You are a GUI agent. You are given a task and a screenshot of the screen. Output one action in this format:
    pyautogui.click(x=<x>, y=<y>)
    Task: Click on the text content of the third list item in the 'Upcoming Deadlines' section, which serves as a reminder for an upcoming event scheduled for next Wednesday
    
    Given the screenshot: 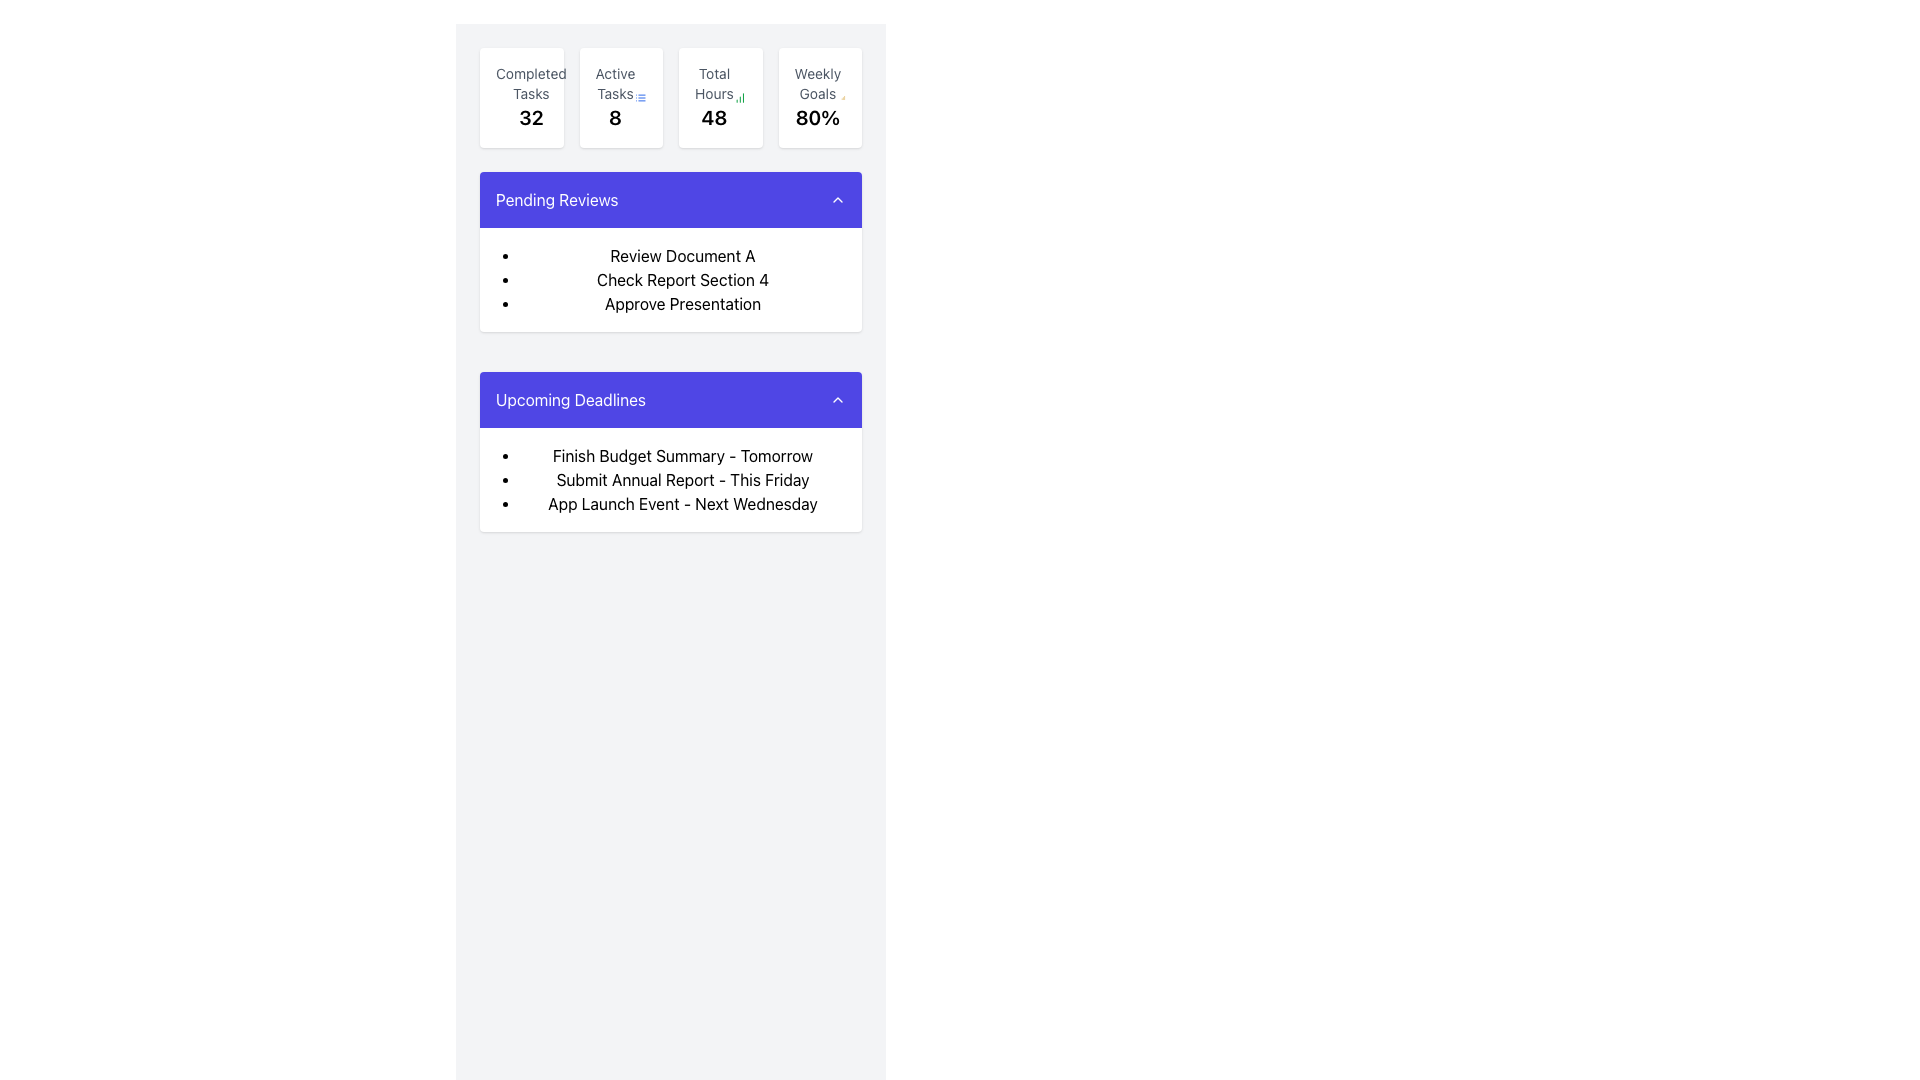 What is the action you would take?
    pyautogui.click(x=682, y=503)
    